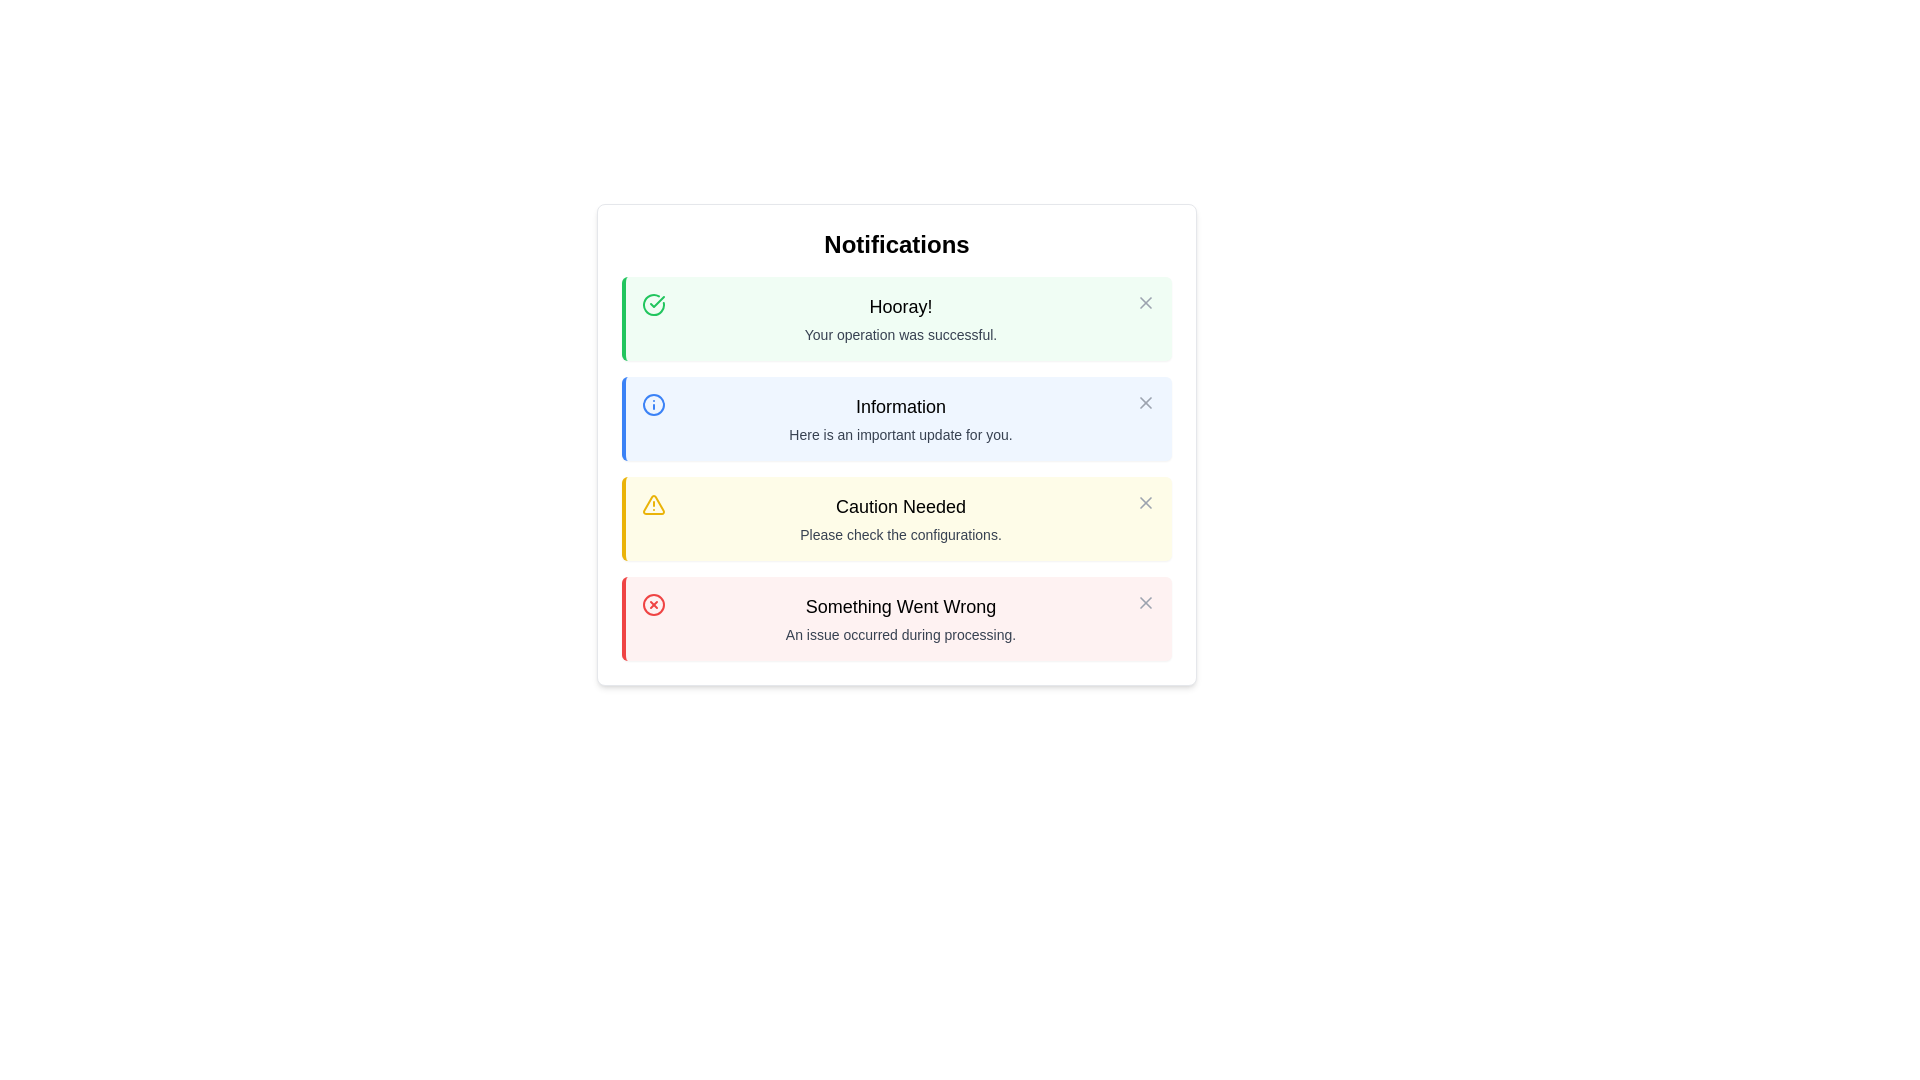  I want to click on the second line of text within the green success notification card, which provides additional information about the successful operation referenced by the notification card, so click(900, 334).